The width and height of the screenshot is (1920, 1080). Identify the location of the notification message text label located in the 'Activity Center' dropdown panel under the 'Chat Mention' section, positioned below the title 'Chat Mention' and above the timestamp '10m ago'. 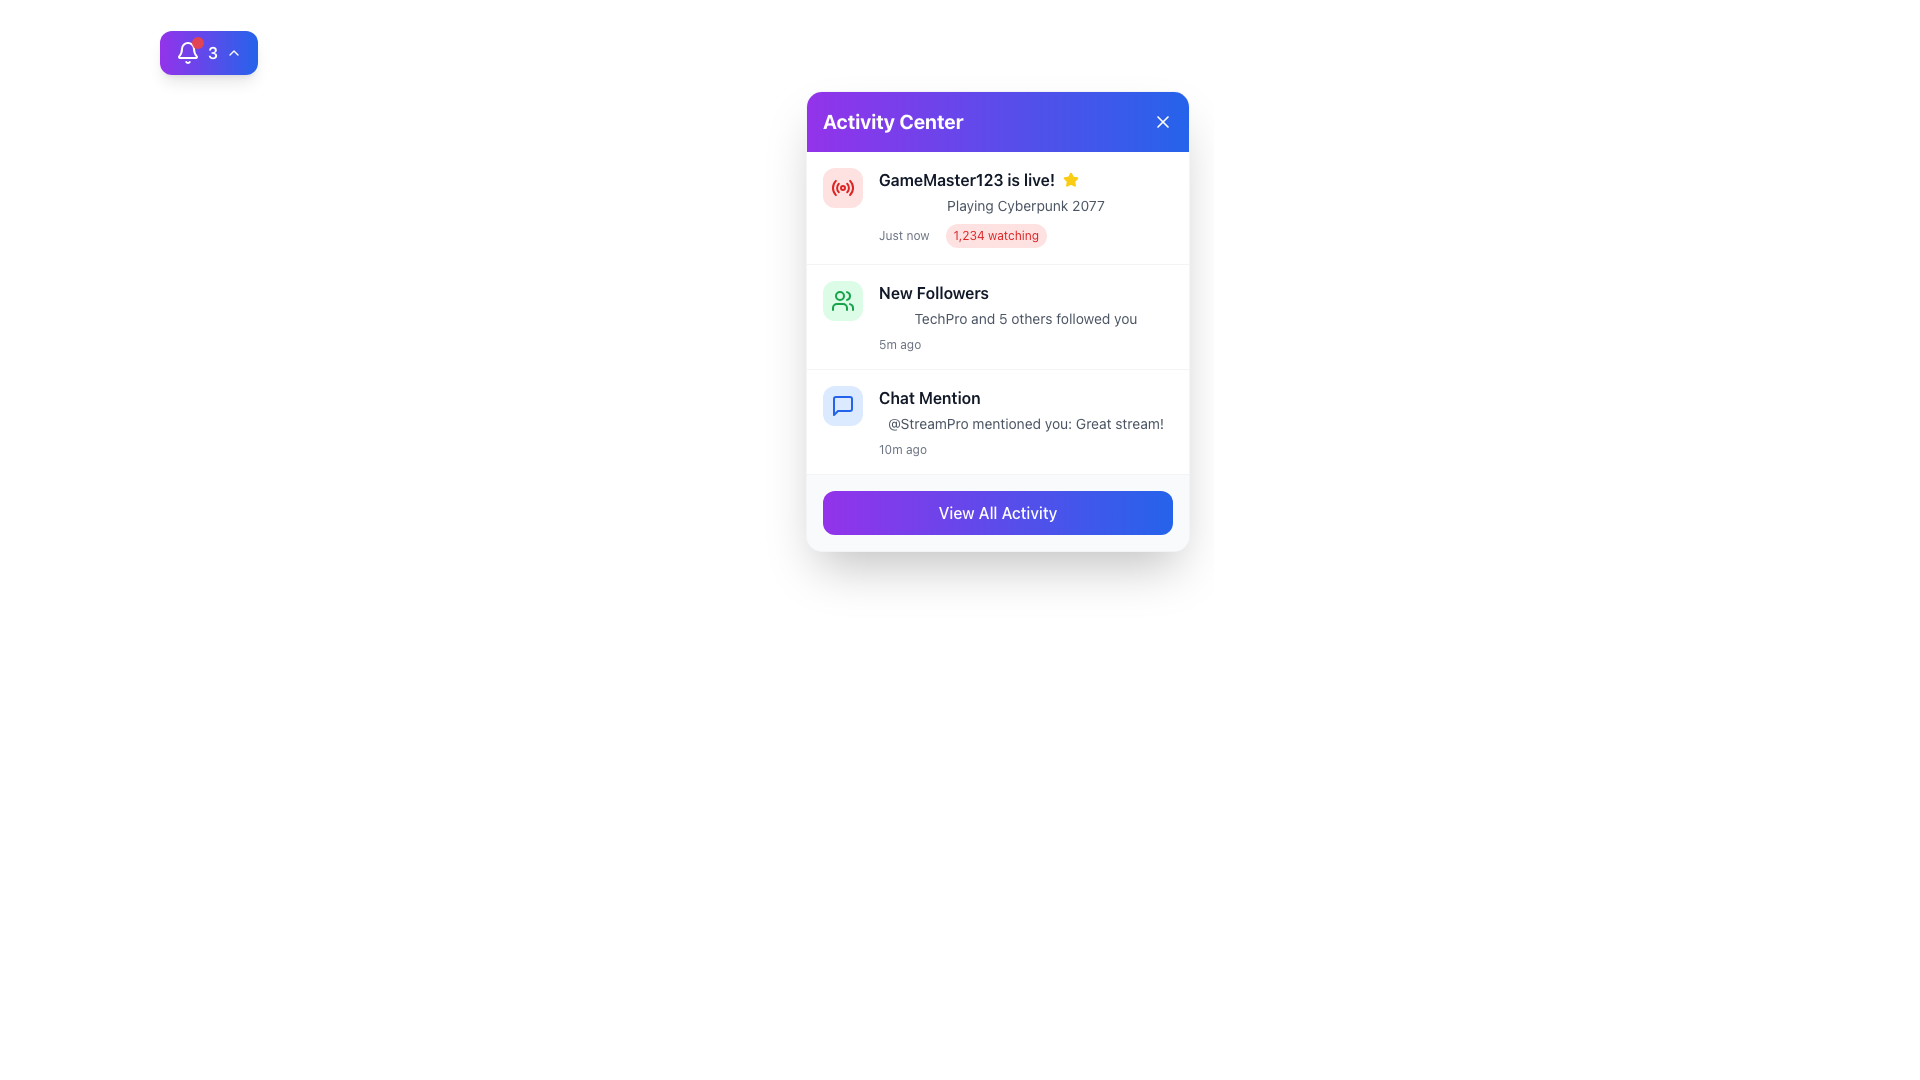
(1026, 423).